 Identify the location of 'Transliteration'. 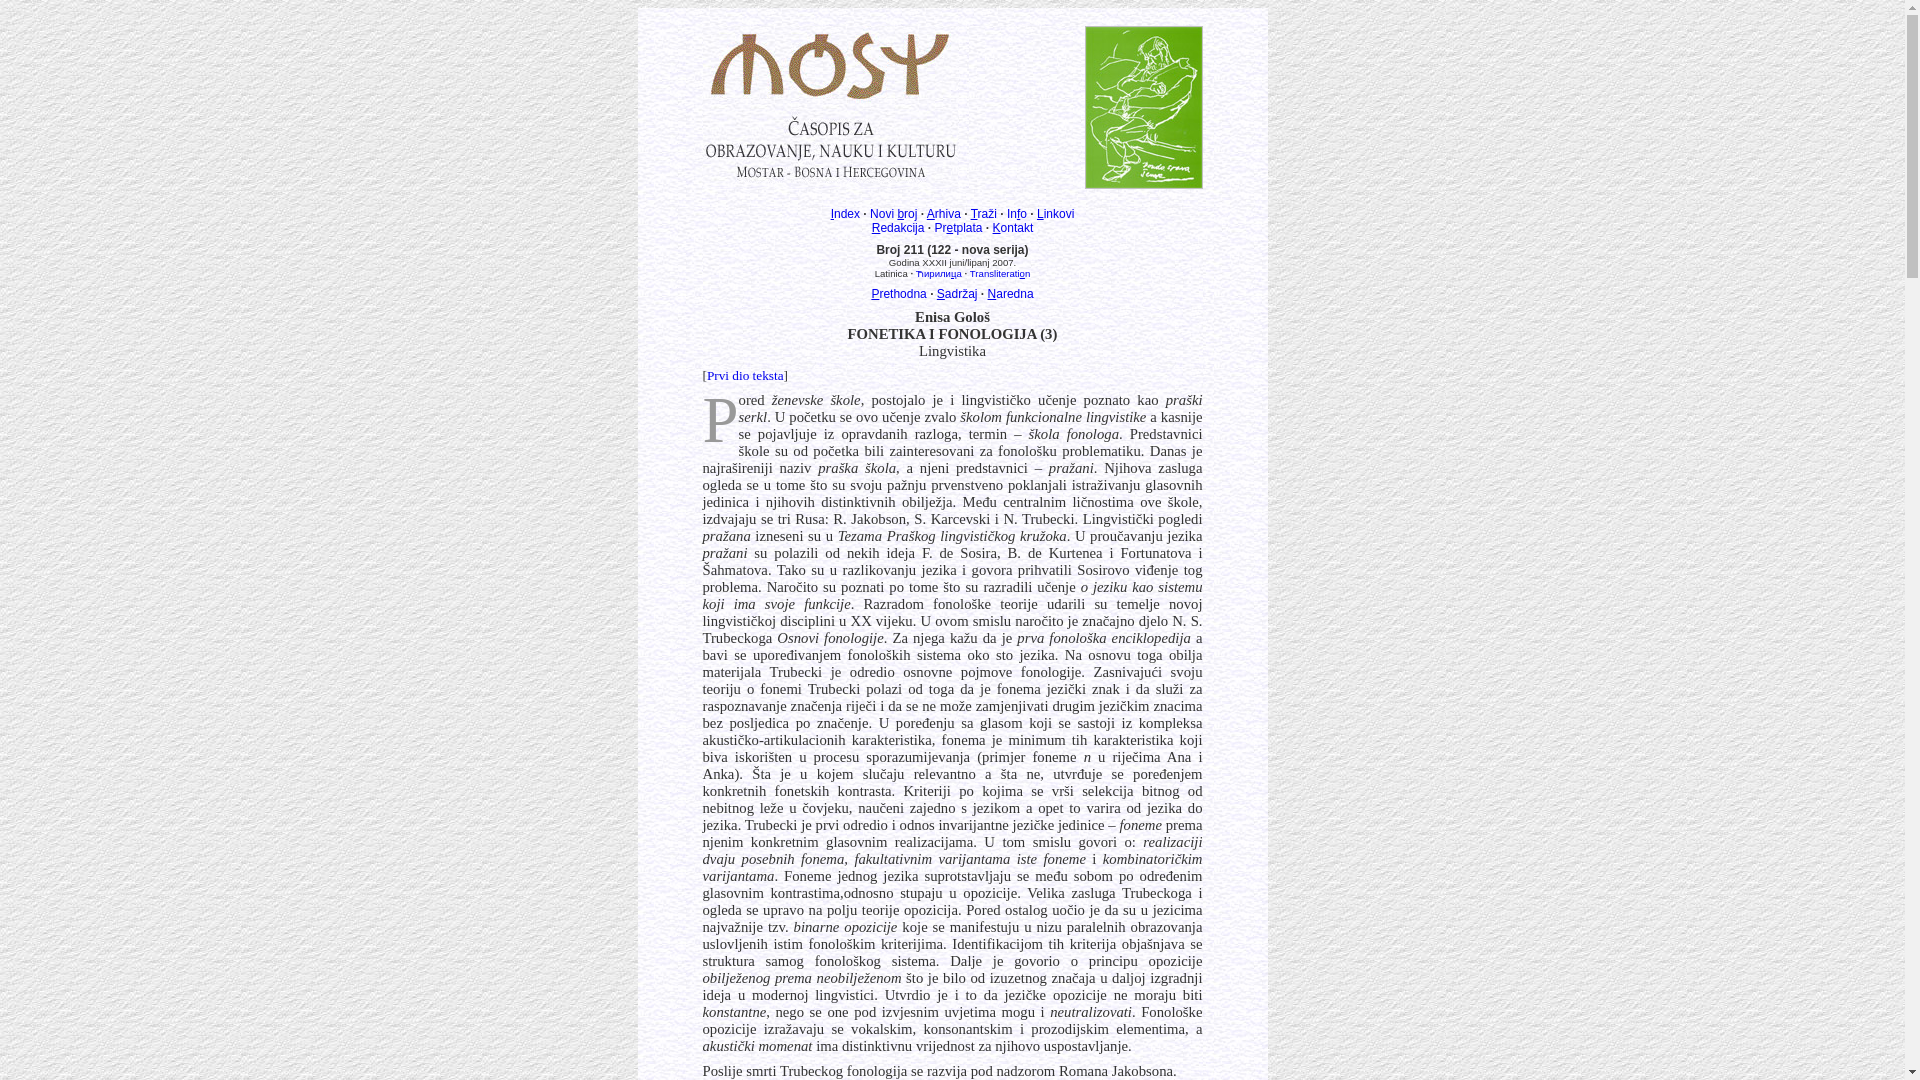
(999, 273).